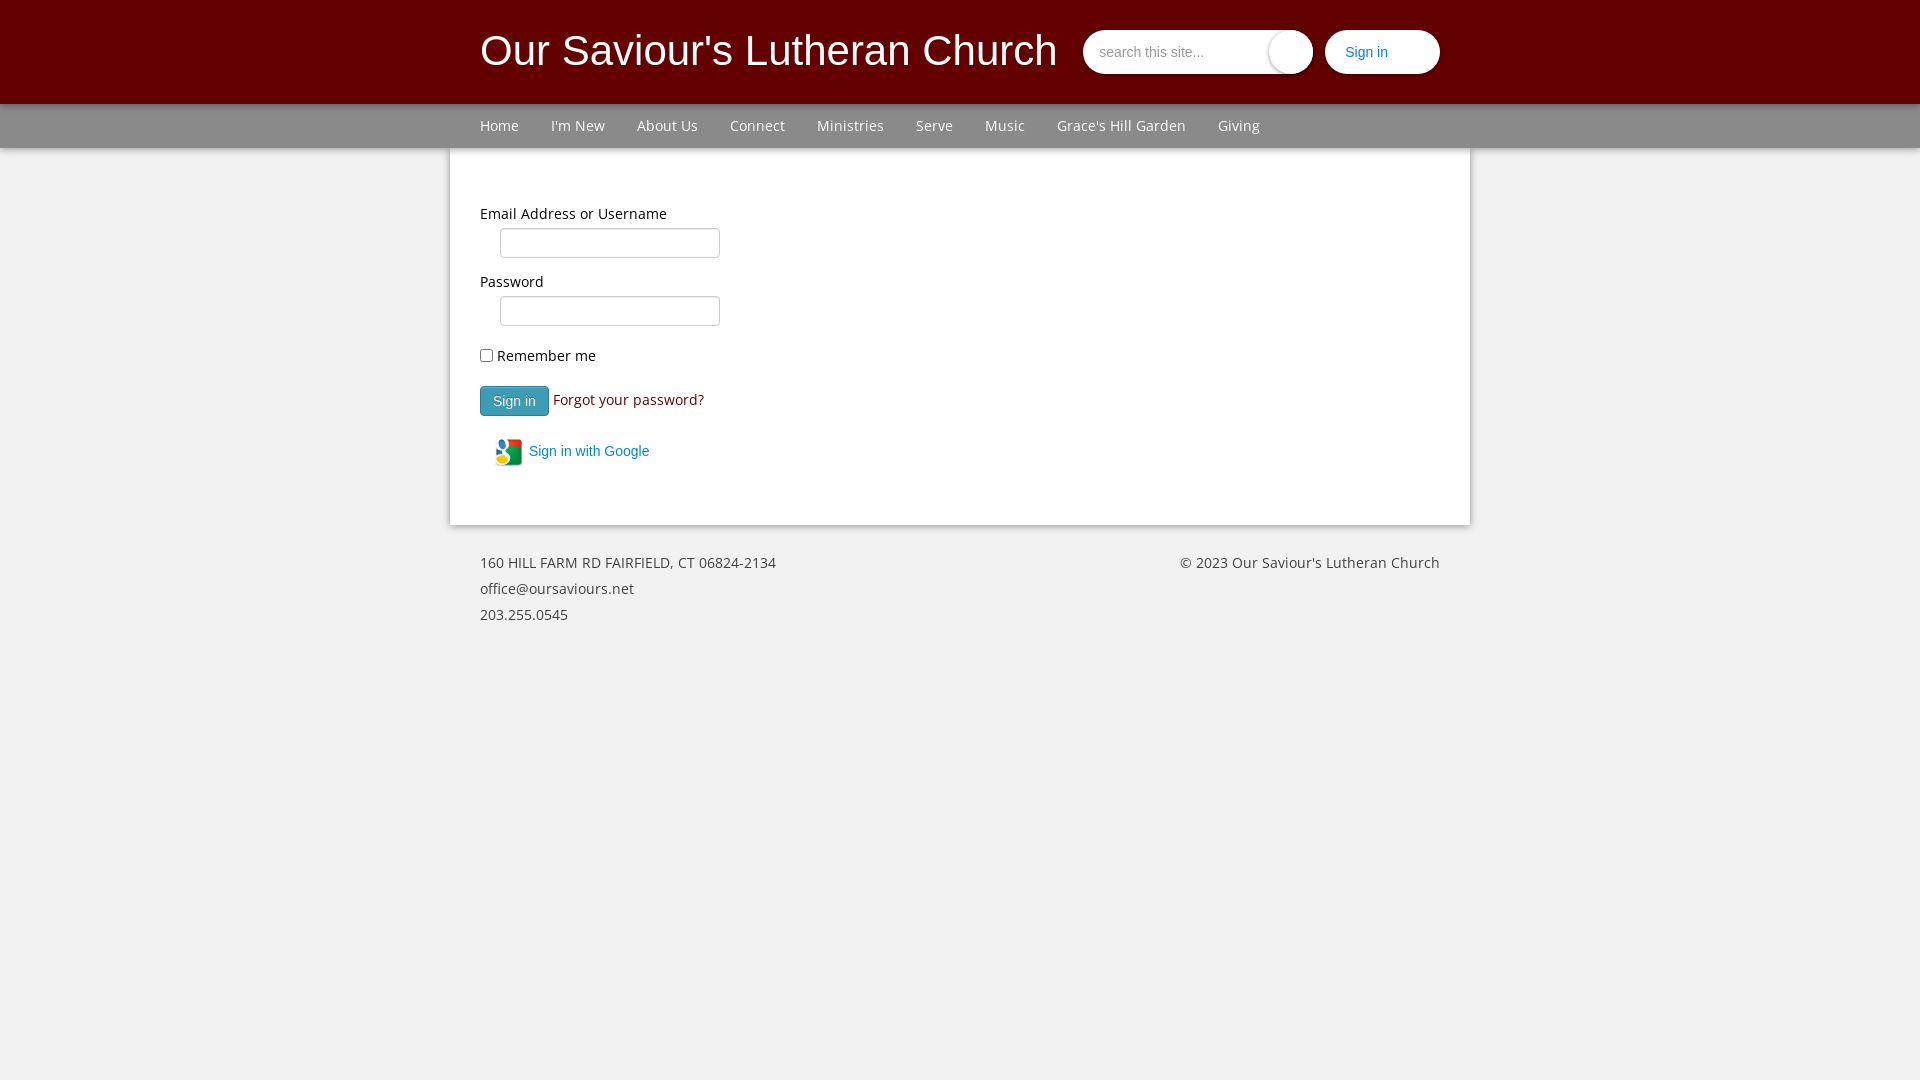 The height and width of the screenshot is (1080, 1920). Describe the element at coordinates (499, 125) in the screenshot. I see `'Home'` at that location.